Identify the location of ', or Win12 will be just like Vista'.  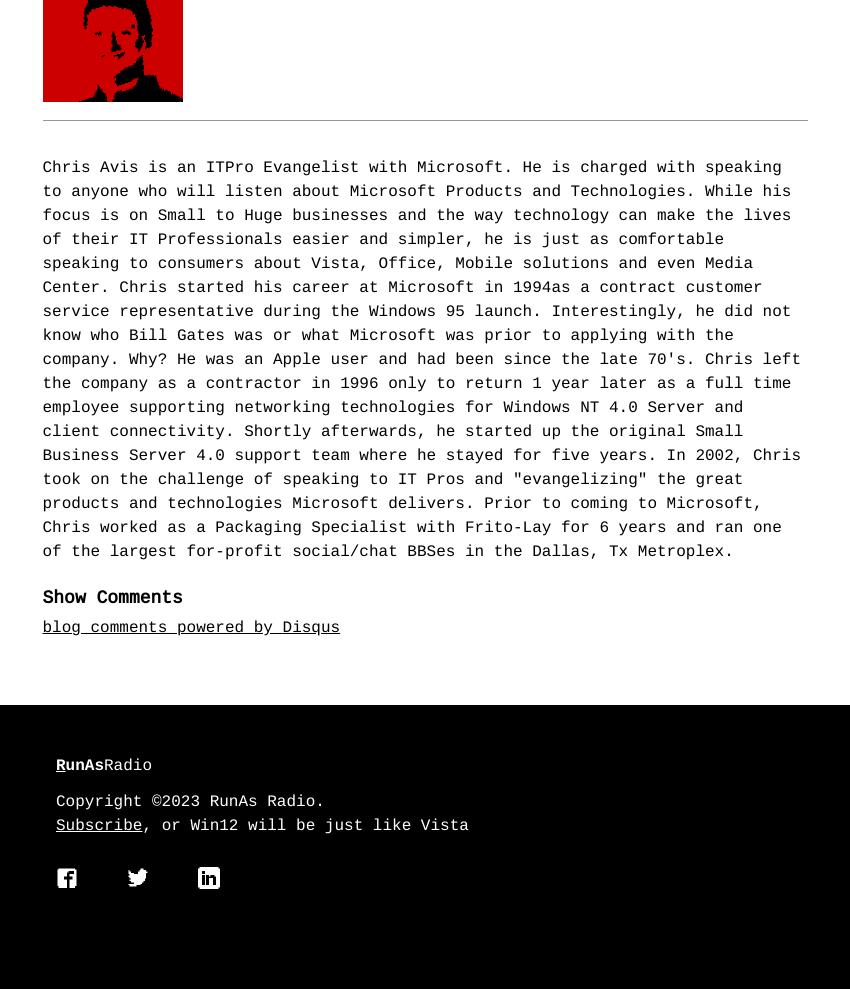
(304, 827).